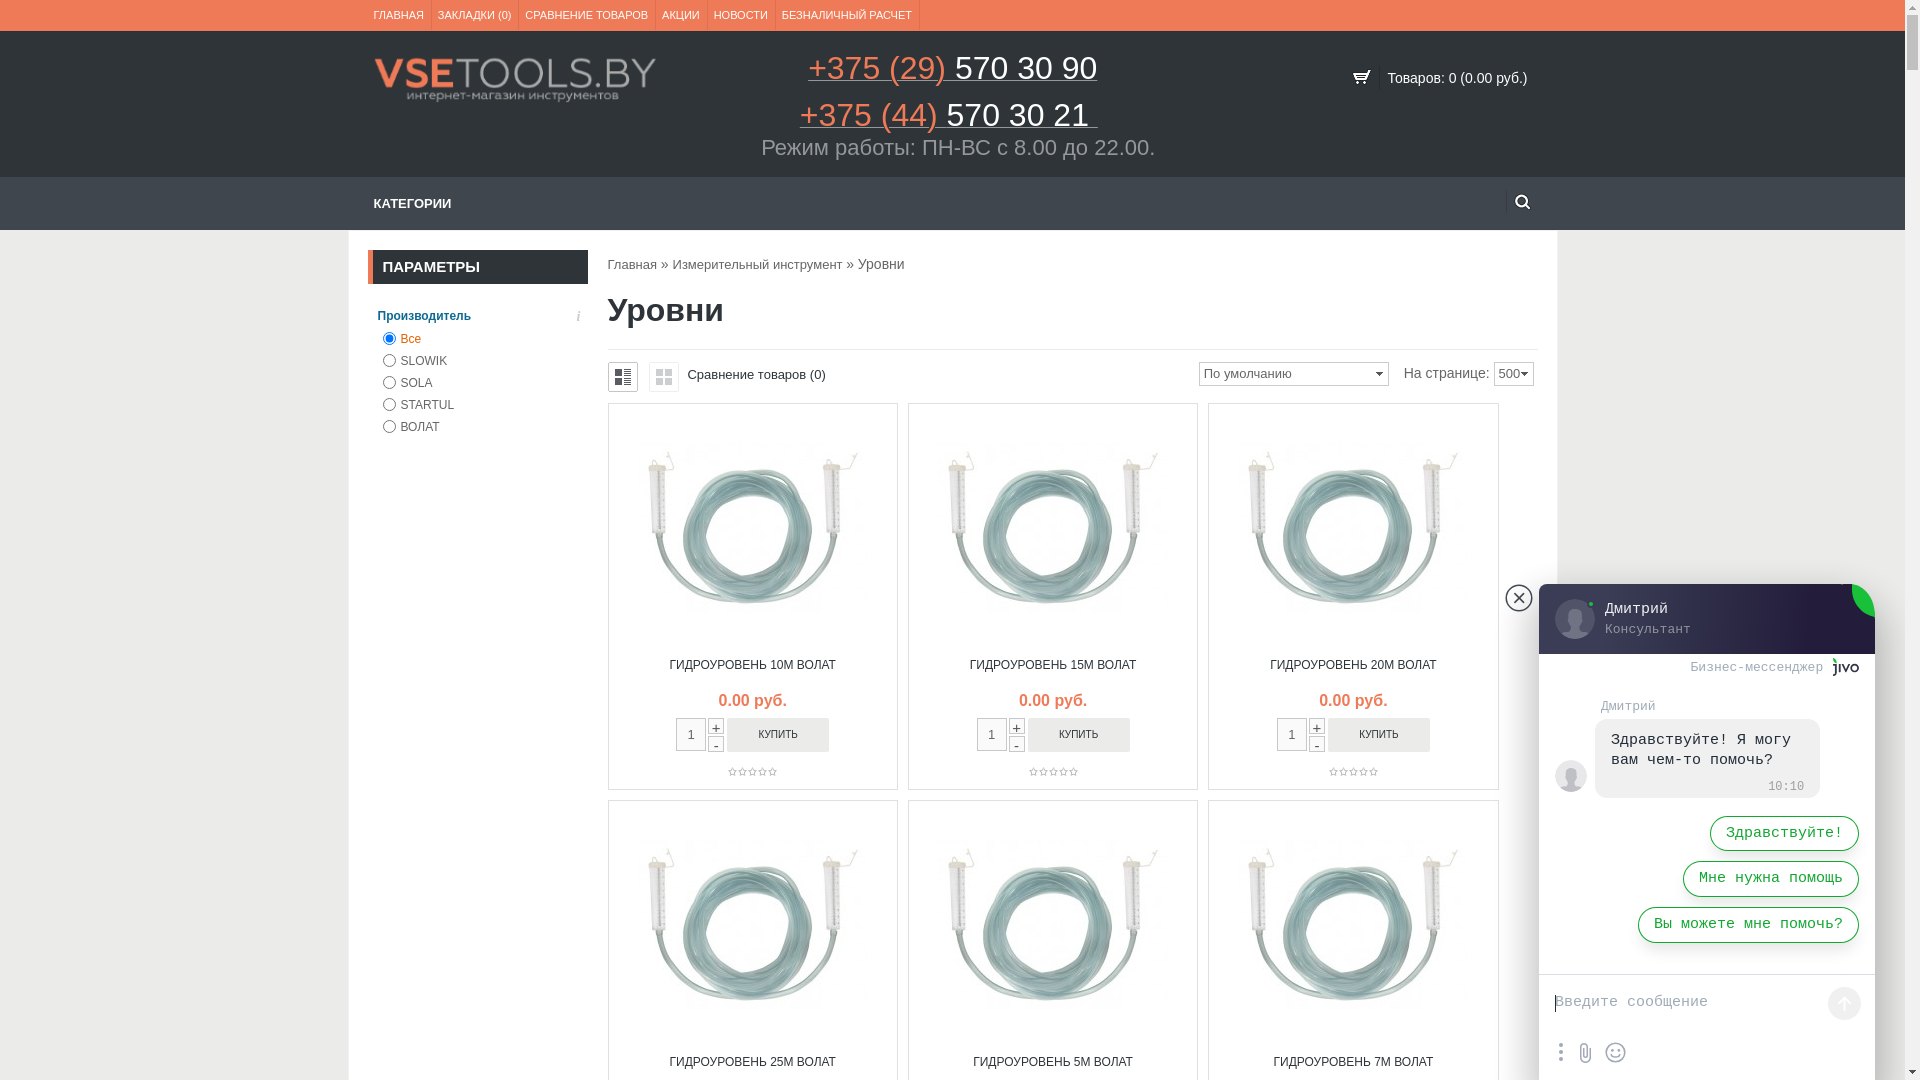 The height and width of the screenshot is (1080, 1920). What do you see at coordinates (948, 121) in the screenshot?
I see `'+375 (44) 570 30 21 '` at bounding box center [948, 121].